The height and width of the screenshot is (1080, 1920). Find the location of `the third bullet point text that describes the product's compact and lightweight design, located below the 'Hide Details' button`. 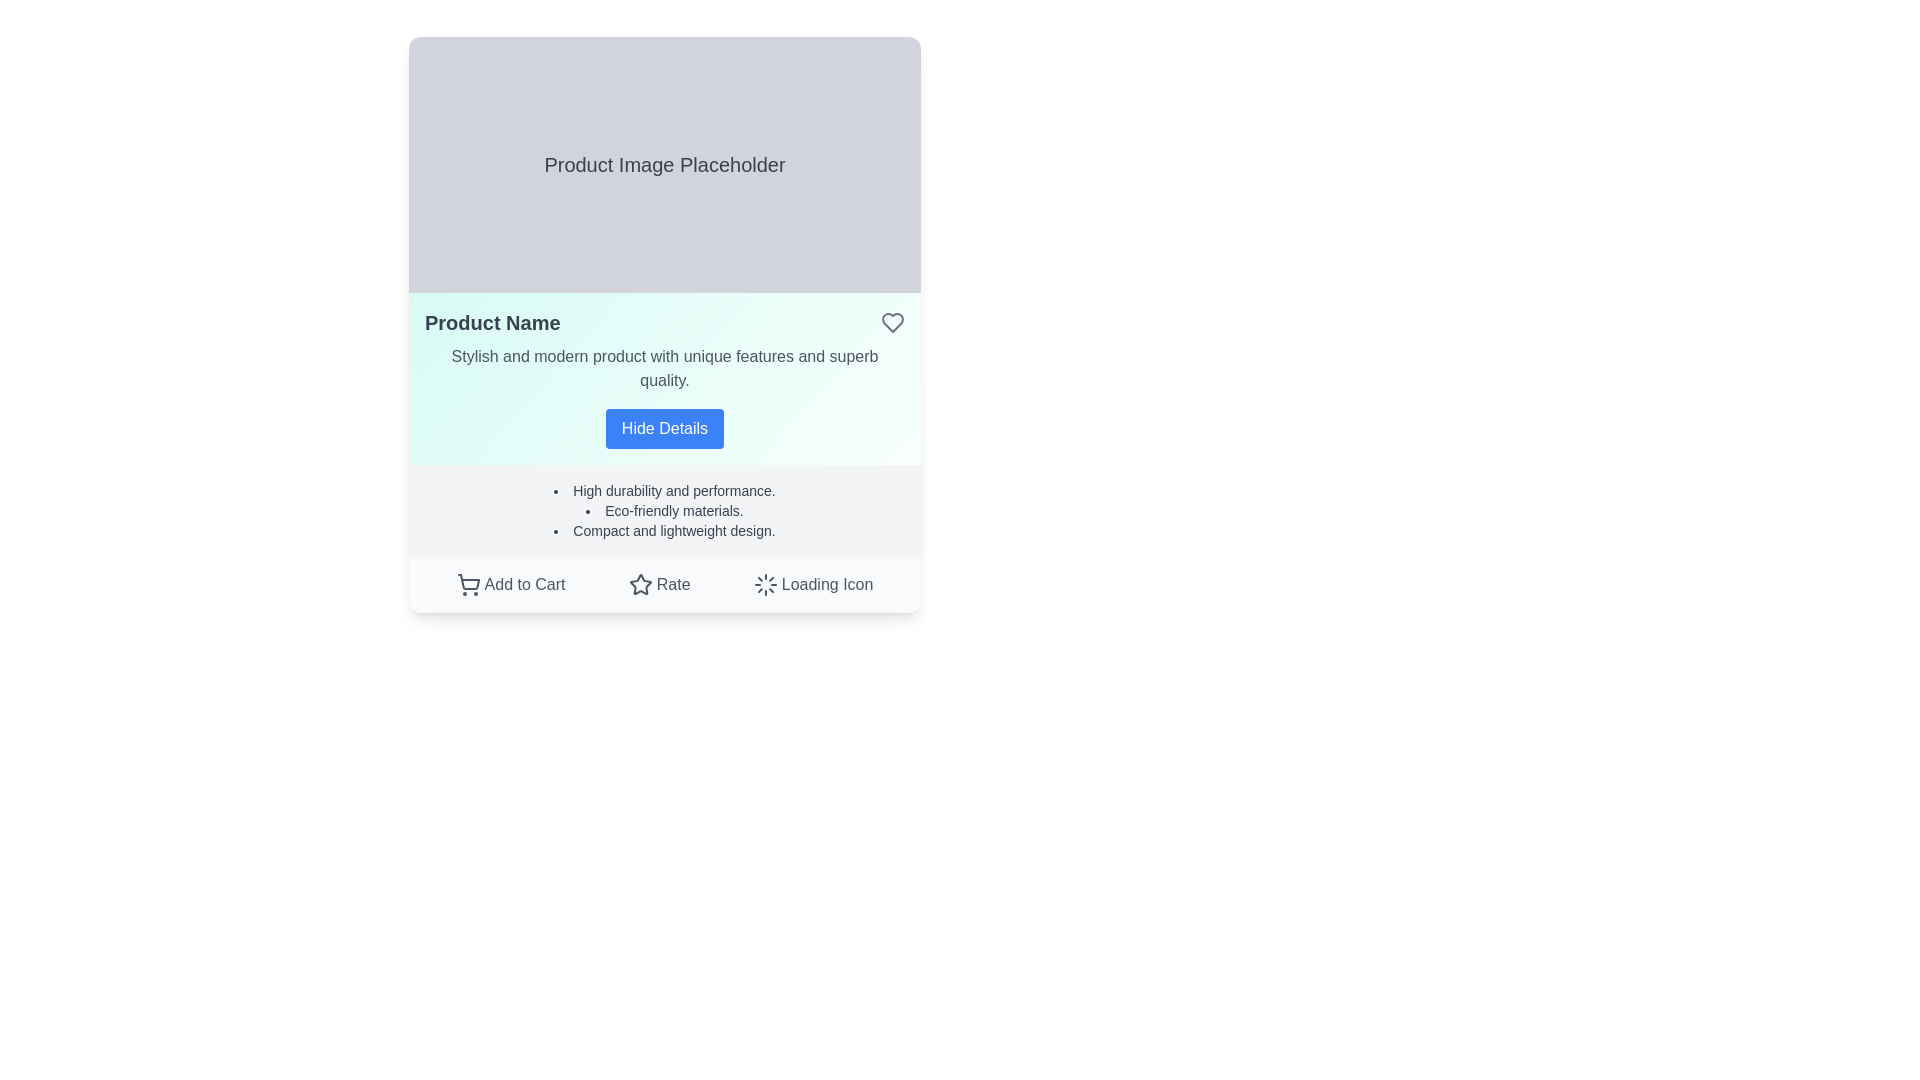

the third bullet point text that describes the product's compact and lightweight design, located below the 'Hide Details' button is located at coordinates (665, 530).